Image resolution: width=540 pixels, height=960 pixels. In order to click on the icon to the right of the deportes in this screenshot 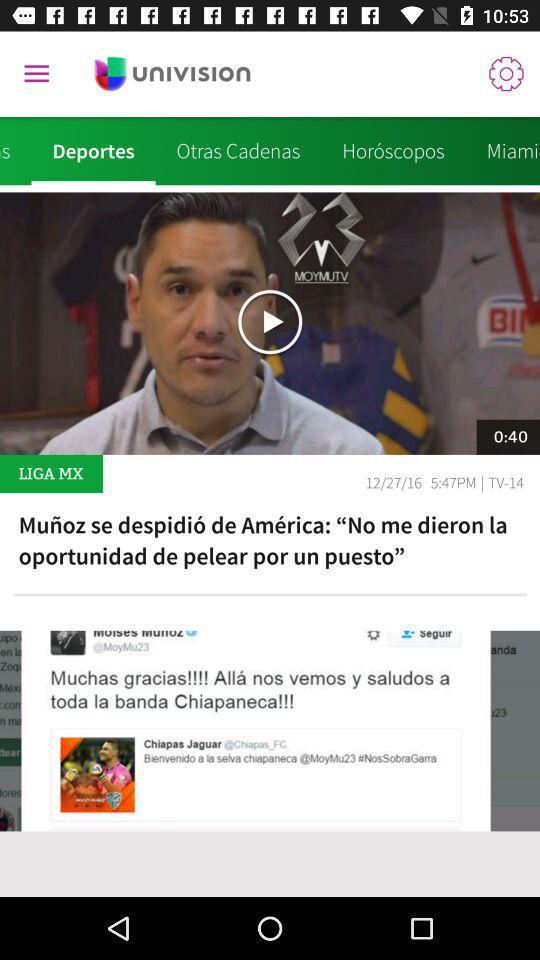, I will do `click(238, 150)`.